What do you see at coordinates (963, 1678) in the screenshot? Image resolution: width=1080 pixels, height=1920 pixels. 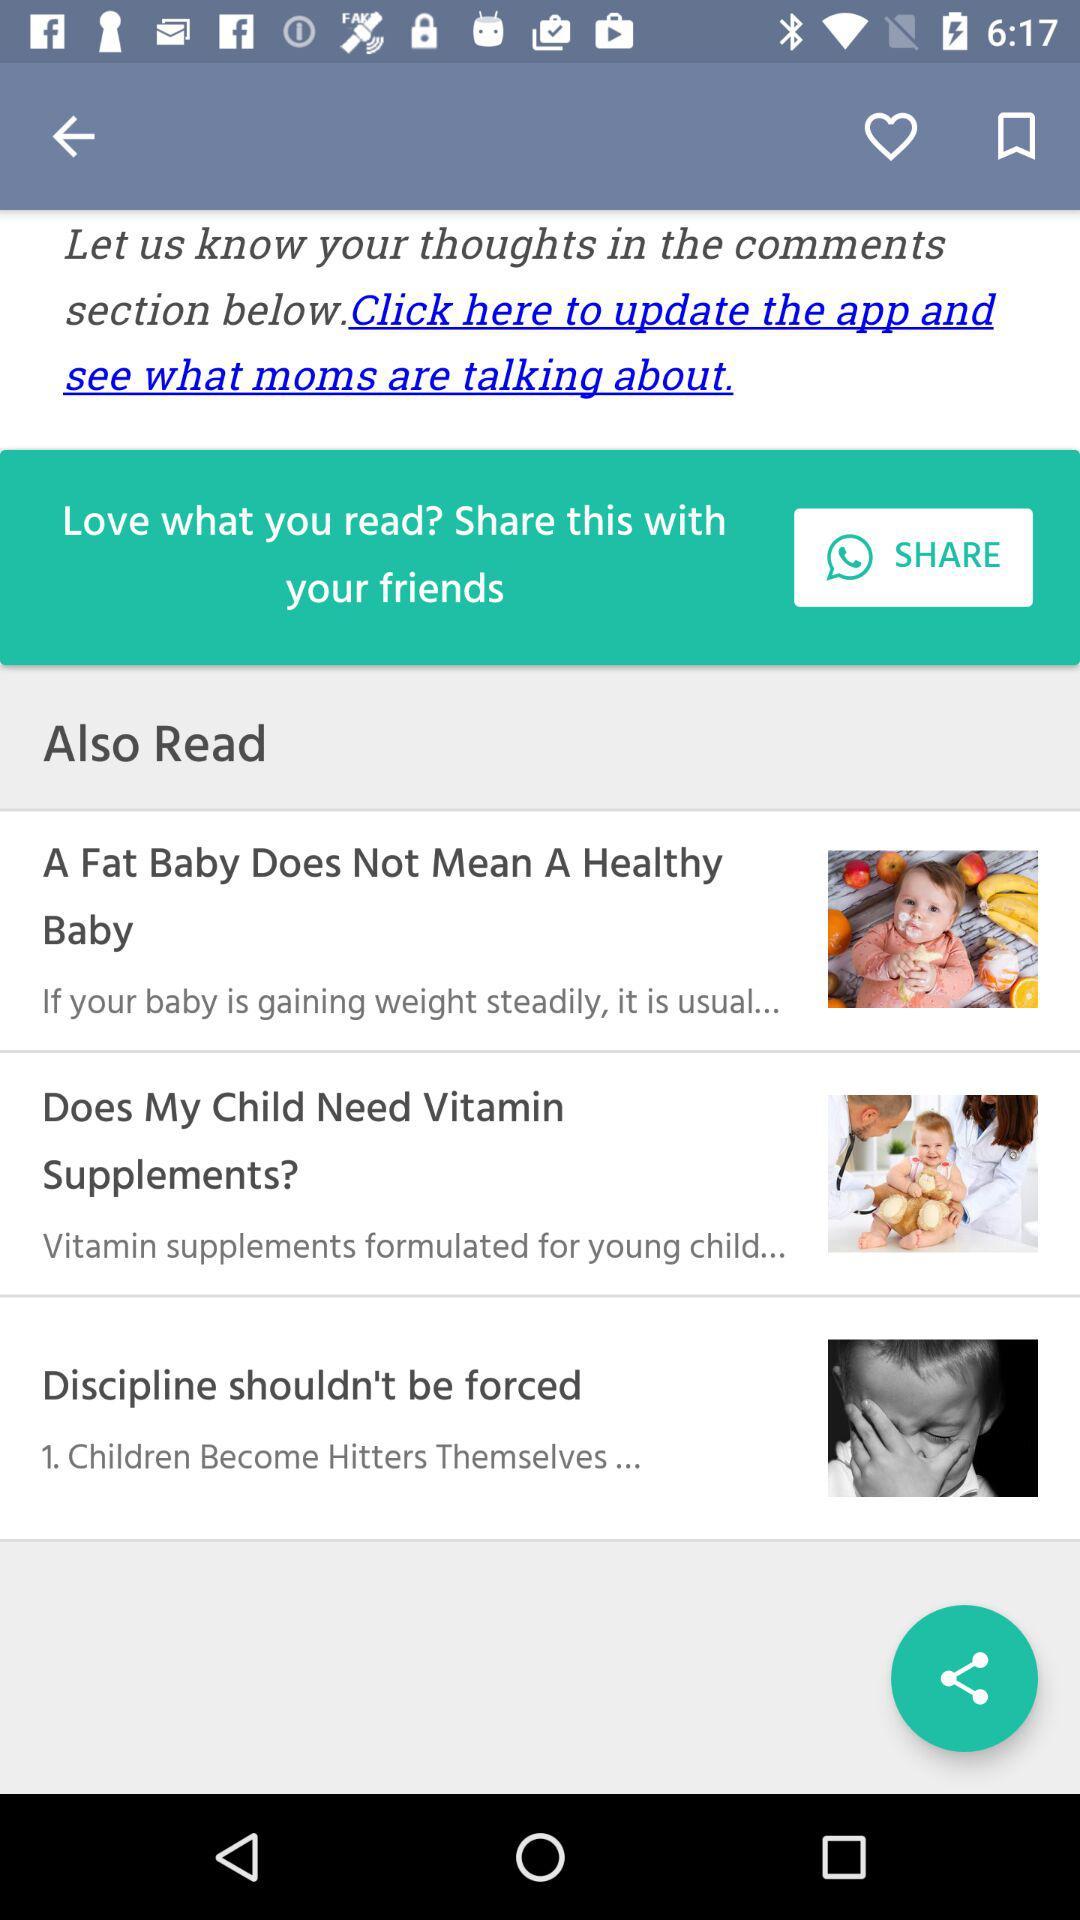 I see `share option` at bounding box center [963, 1678].